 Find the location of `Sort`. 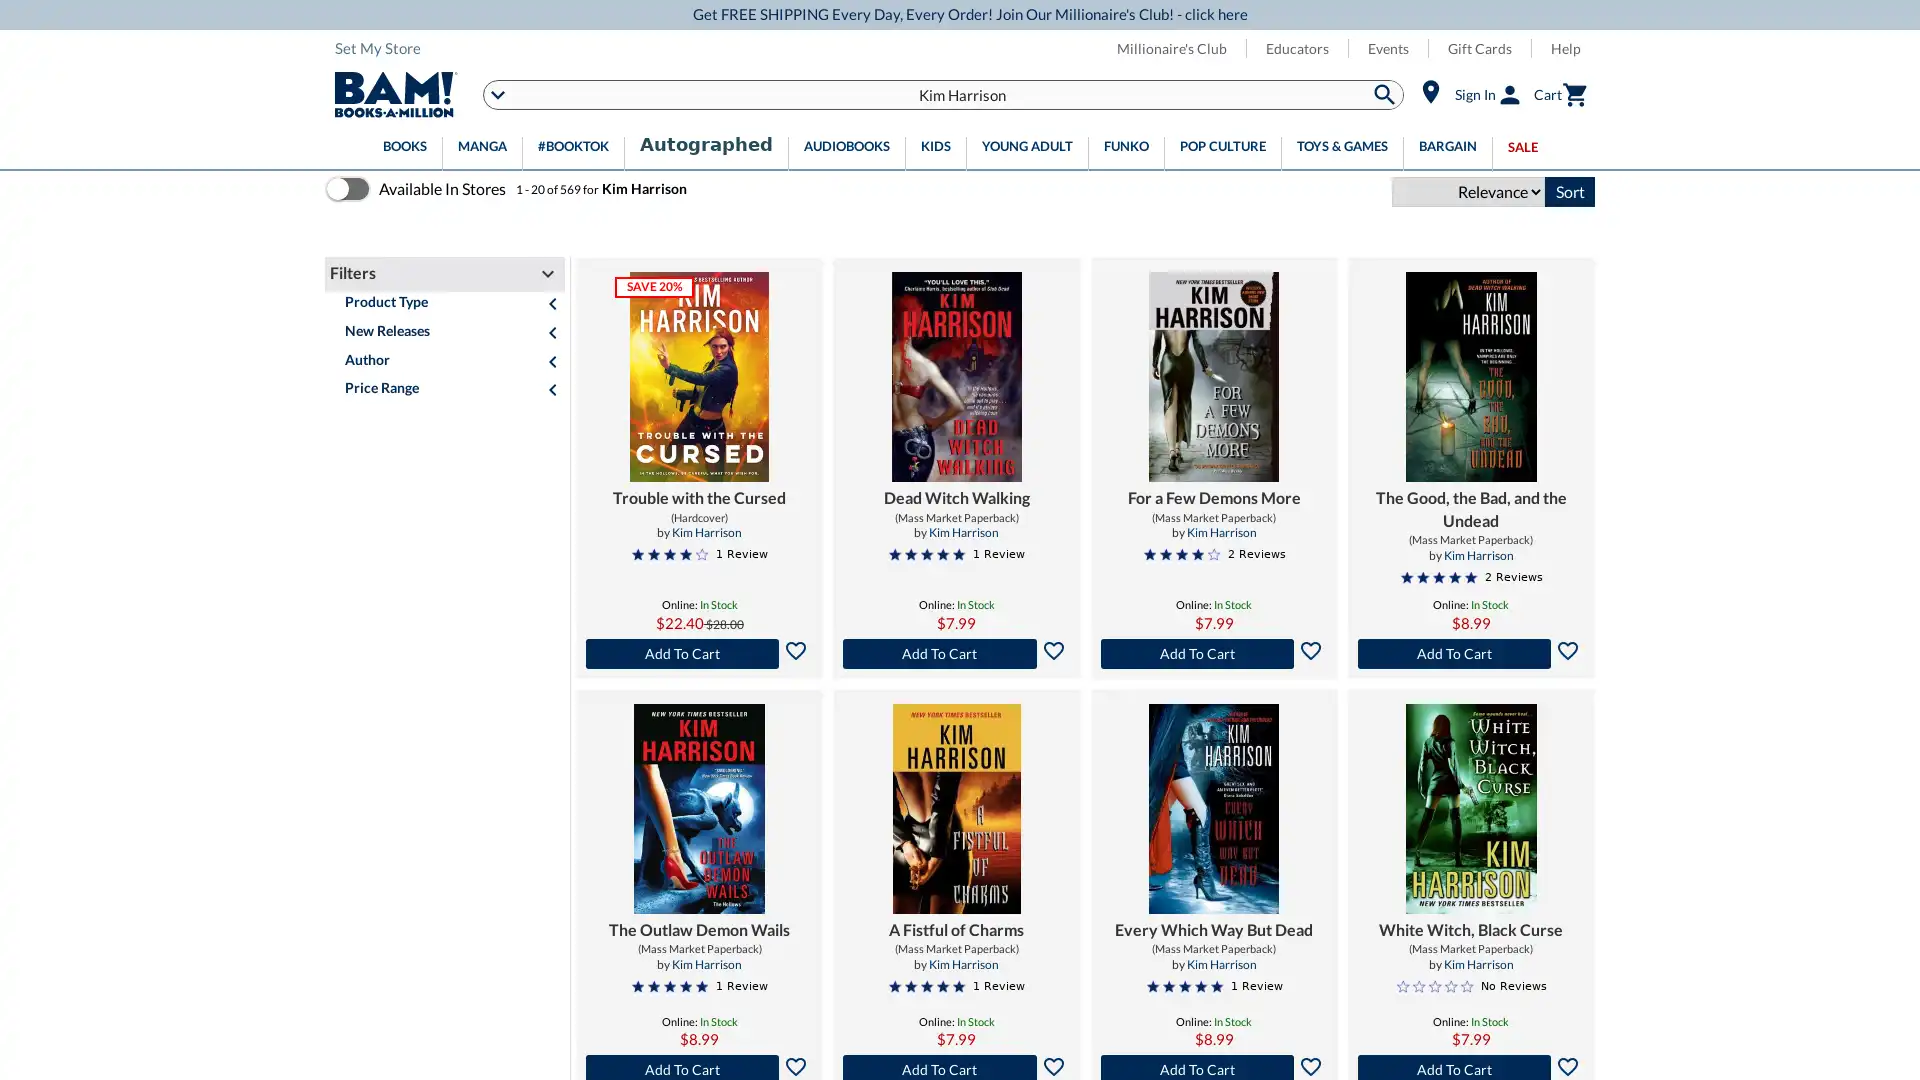

Sort is located at coordinates (1568, 191).